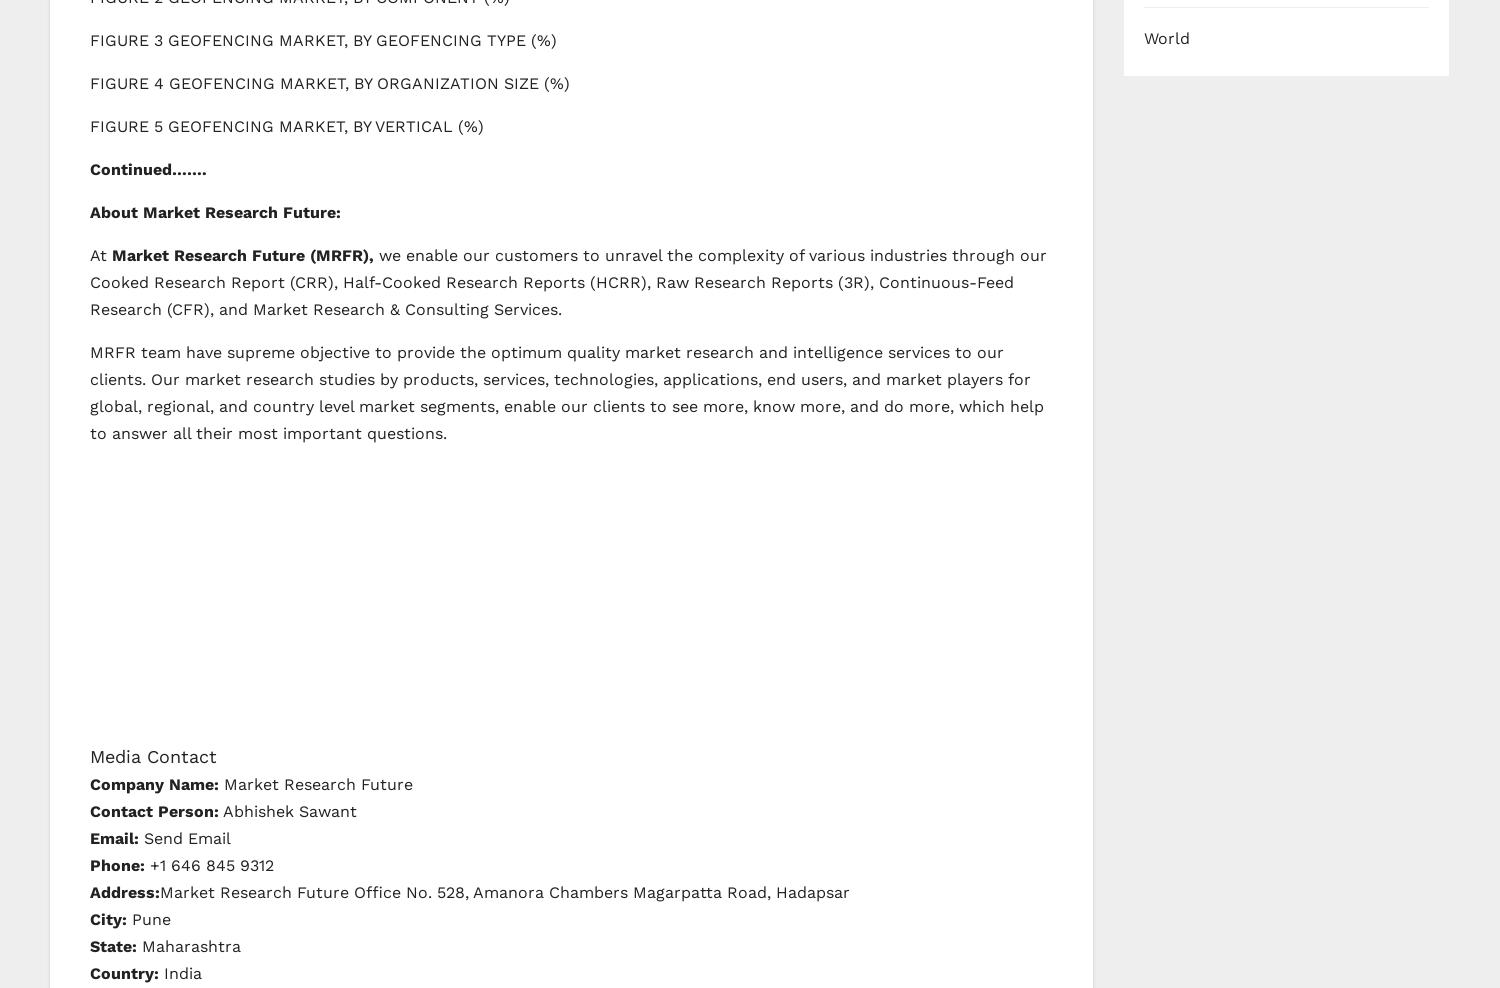 The image size is (1500, 988). What do you see at coordinates (148, 167) in the screenshot?
I see `'Continued…….'` at bounding box center [148, 167].